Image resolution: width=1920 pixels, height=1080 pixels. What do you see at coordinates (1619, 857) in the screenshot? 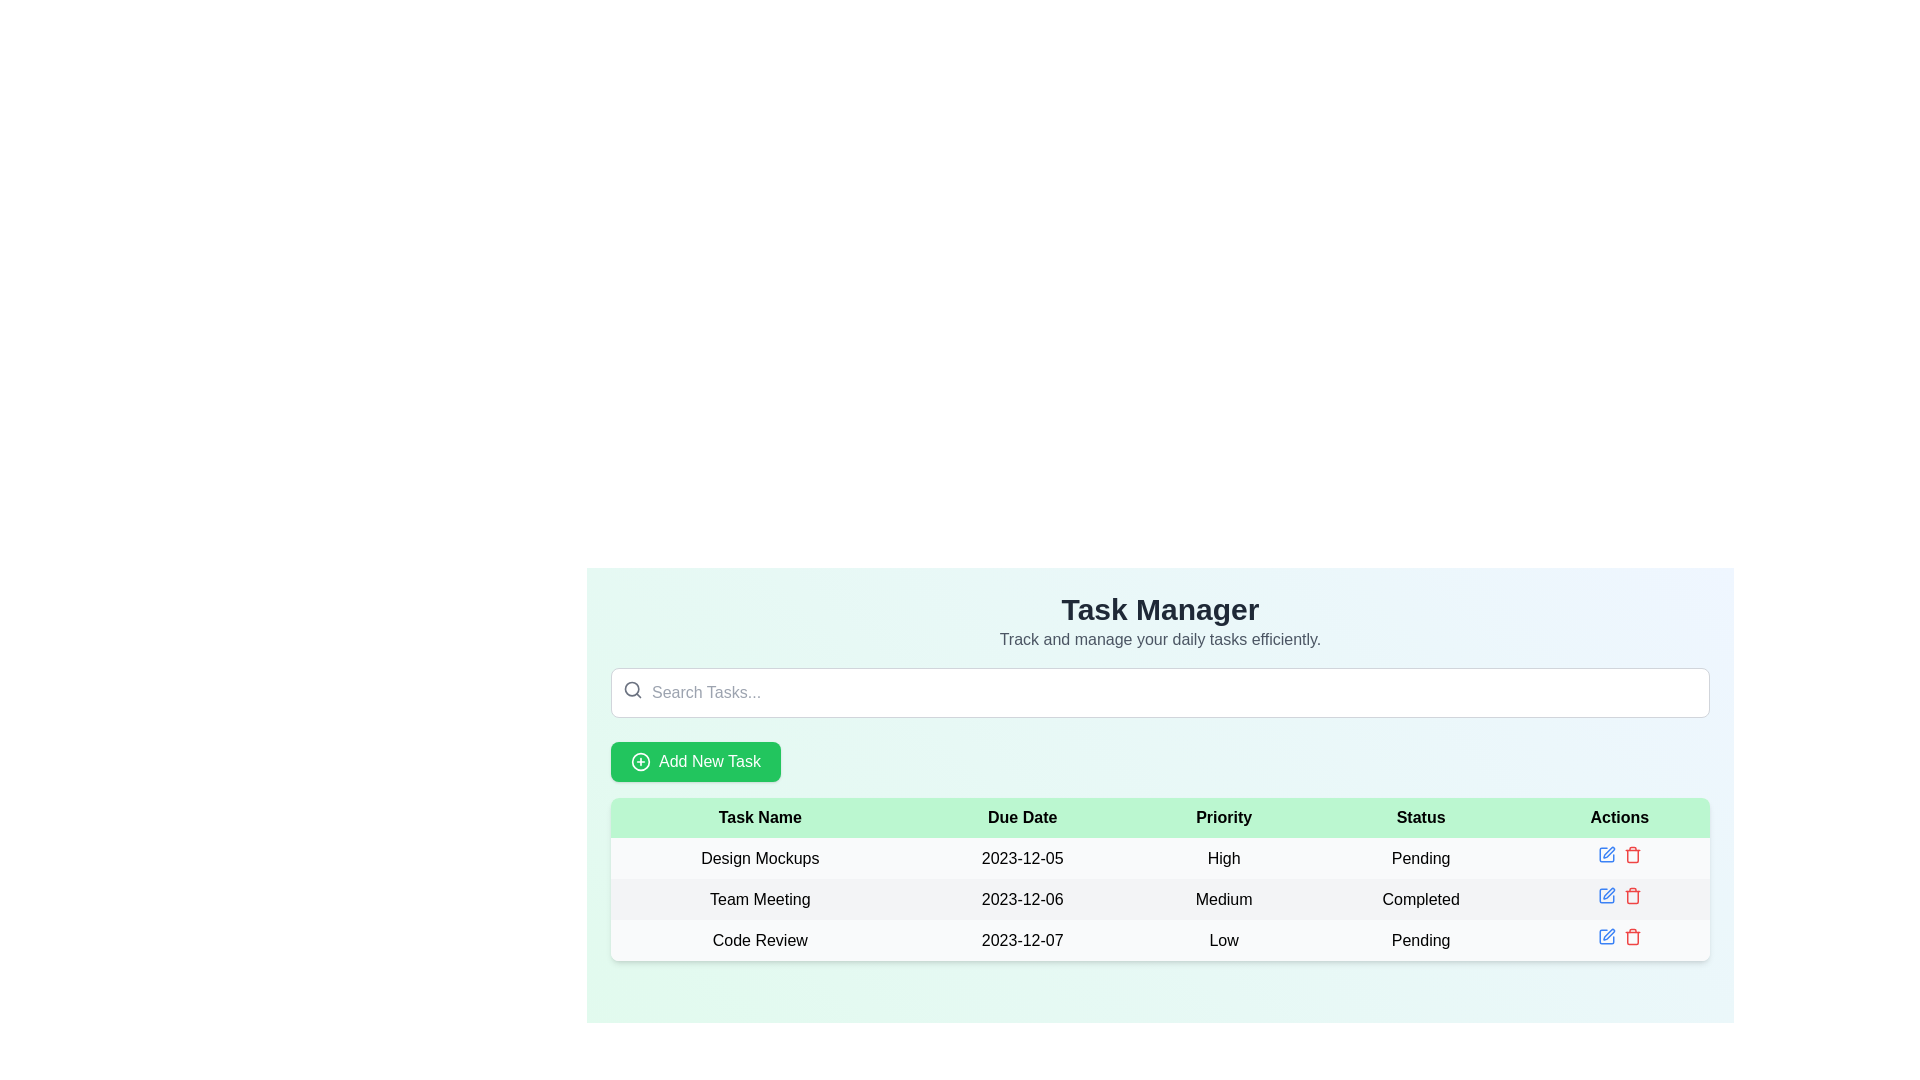
I see `the blue pencil icon in the 'Actions' column of the 'Design Mockups' row` at bounding box center [1619, 857].